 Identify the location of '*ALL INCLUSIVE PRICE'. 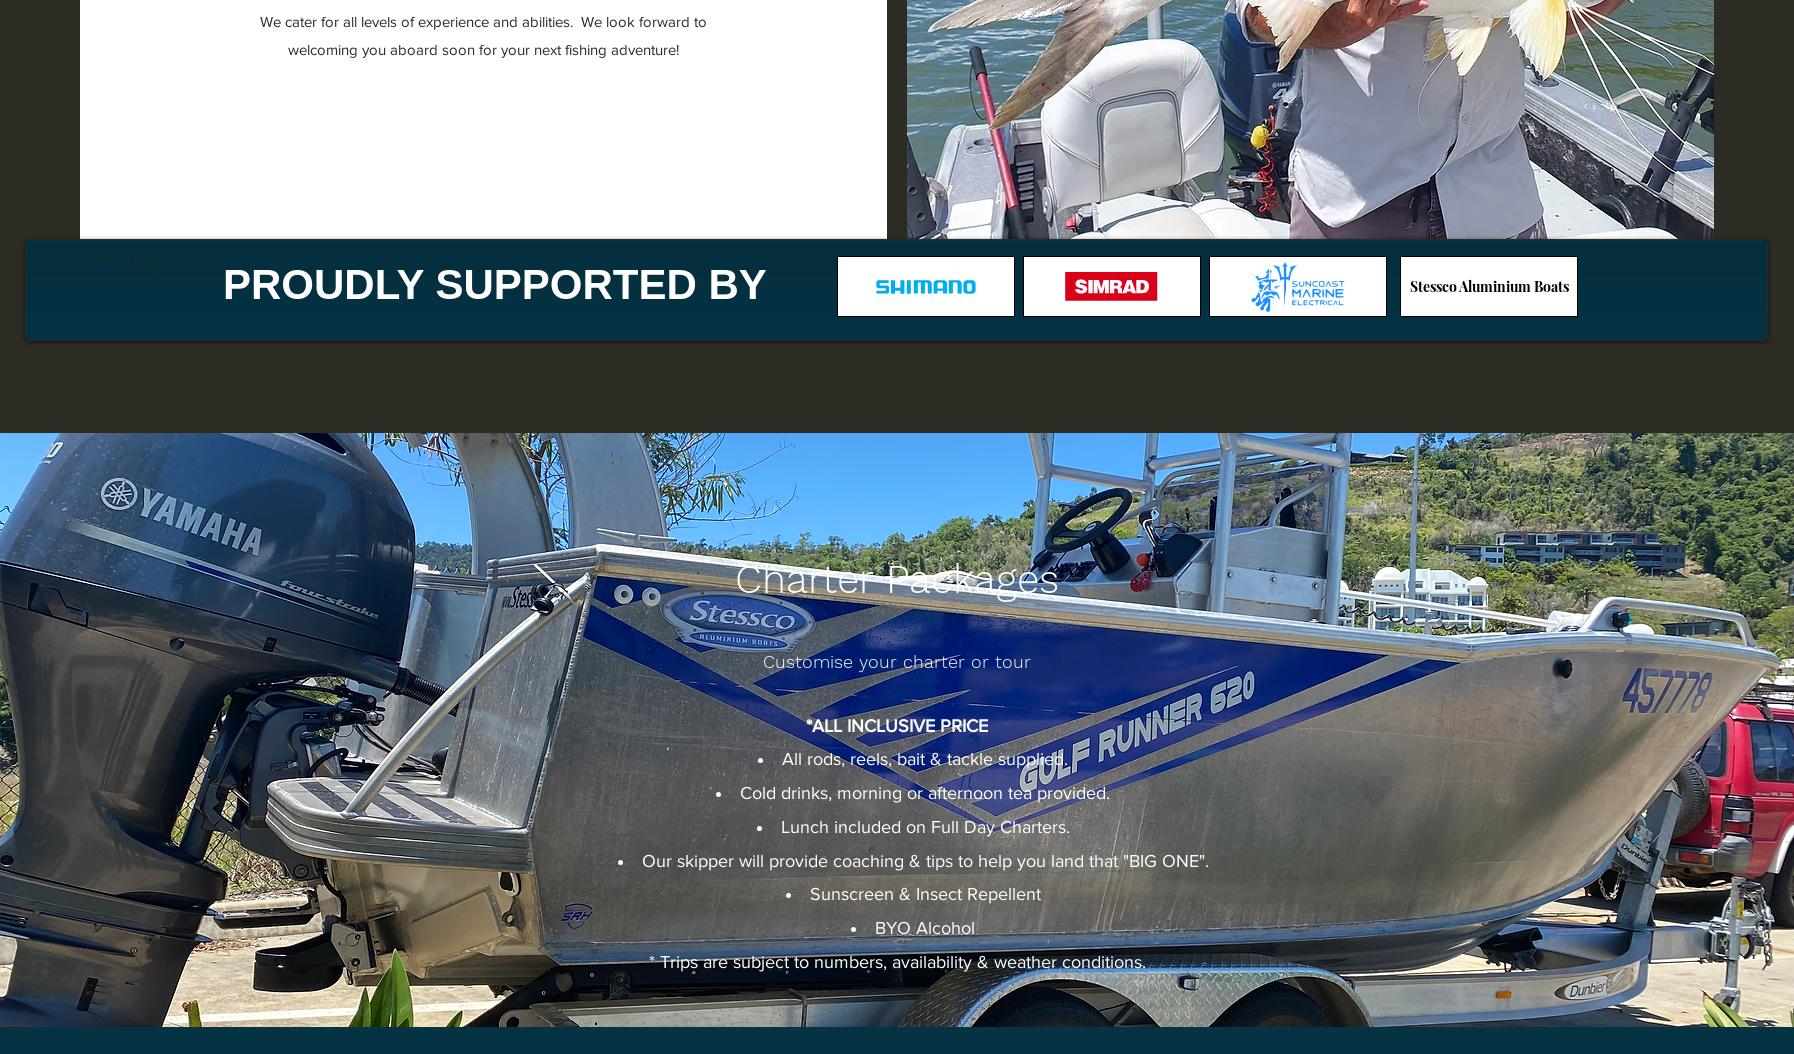
(897, 724).